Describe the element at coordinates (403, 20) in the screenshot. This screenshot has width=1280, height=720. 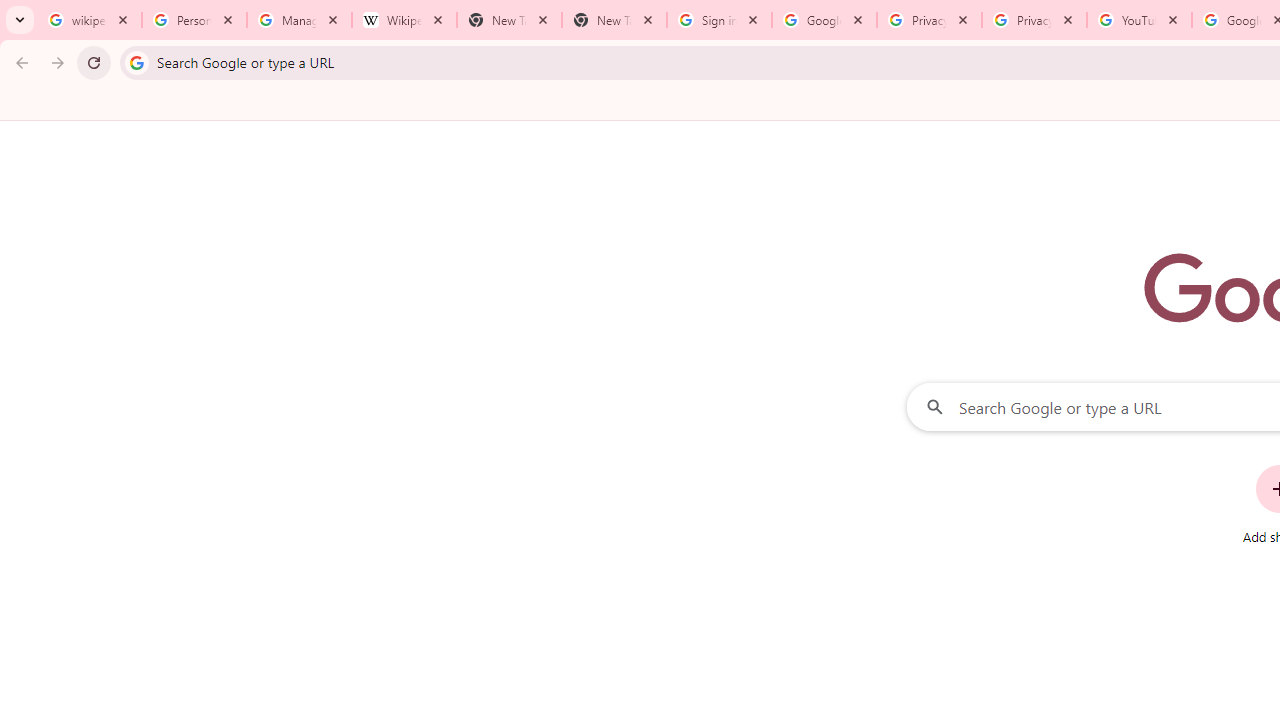
I see `'Wikipedia:Edit requests - Wikipedia'` at that location.